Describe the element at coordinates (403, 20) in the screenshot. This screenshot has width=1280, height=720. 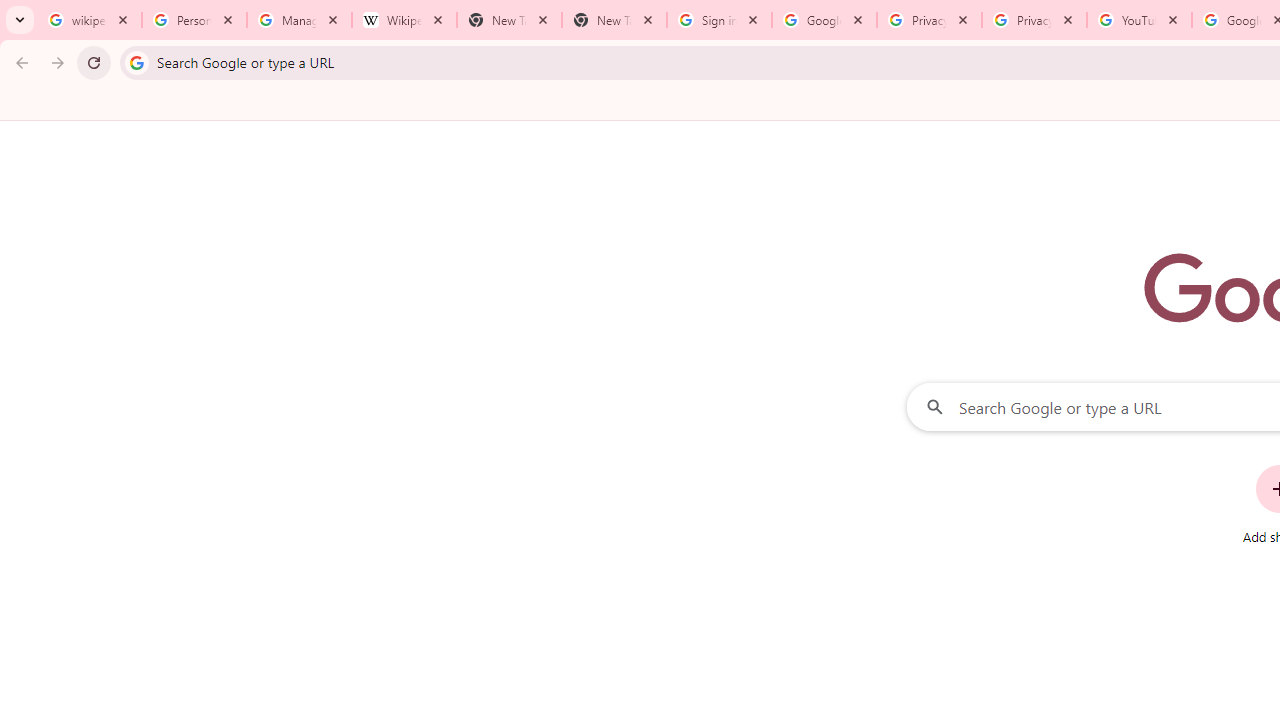
I see `'Wikipedia:Edit requests - Wikipedia'` at that location.